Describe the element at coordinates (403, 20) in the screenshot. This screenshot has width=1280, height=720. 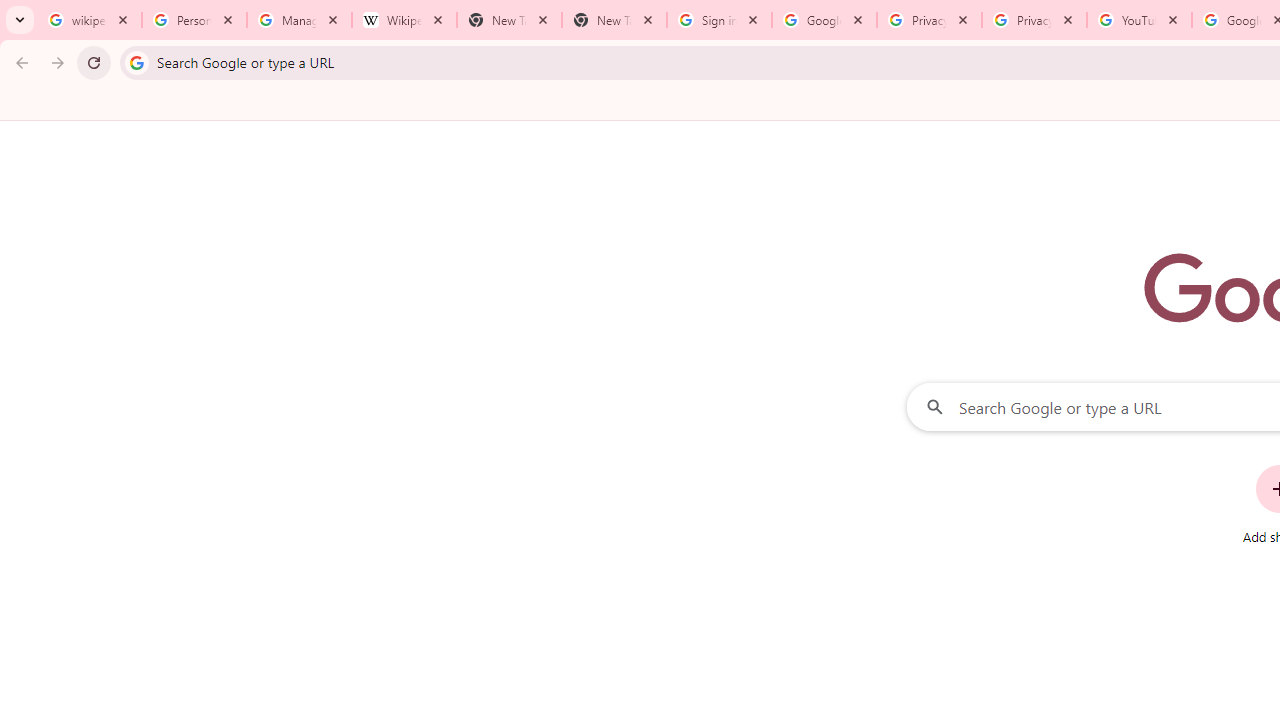
I see `'Wikipedia:Edit requests - Wikipedia'` at that location.